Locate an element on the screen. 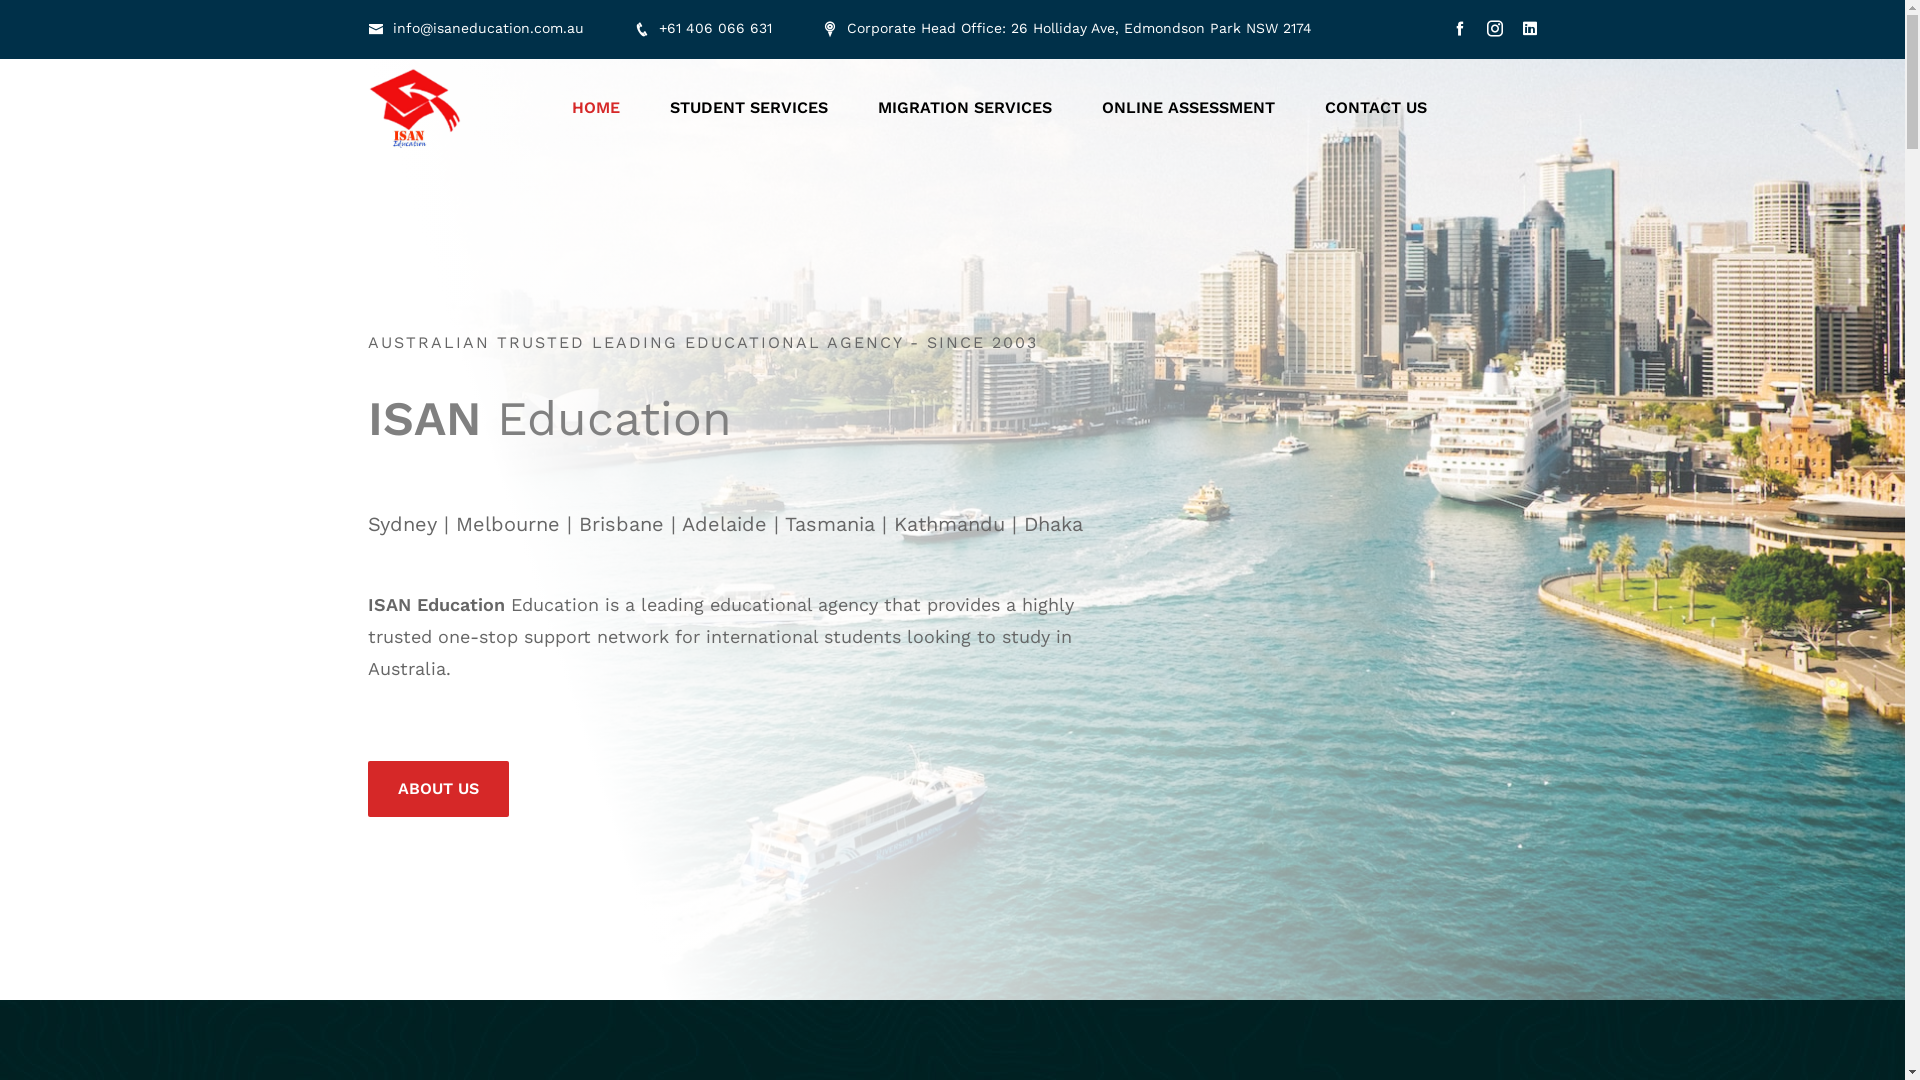  'HOME' is located at coordinates (594, 108).